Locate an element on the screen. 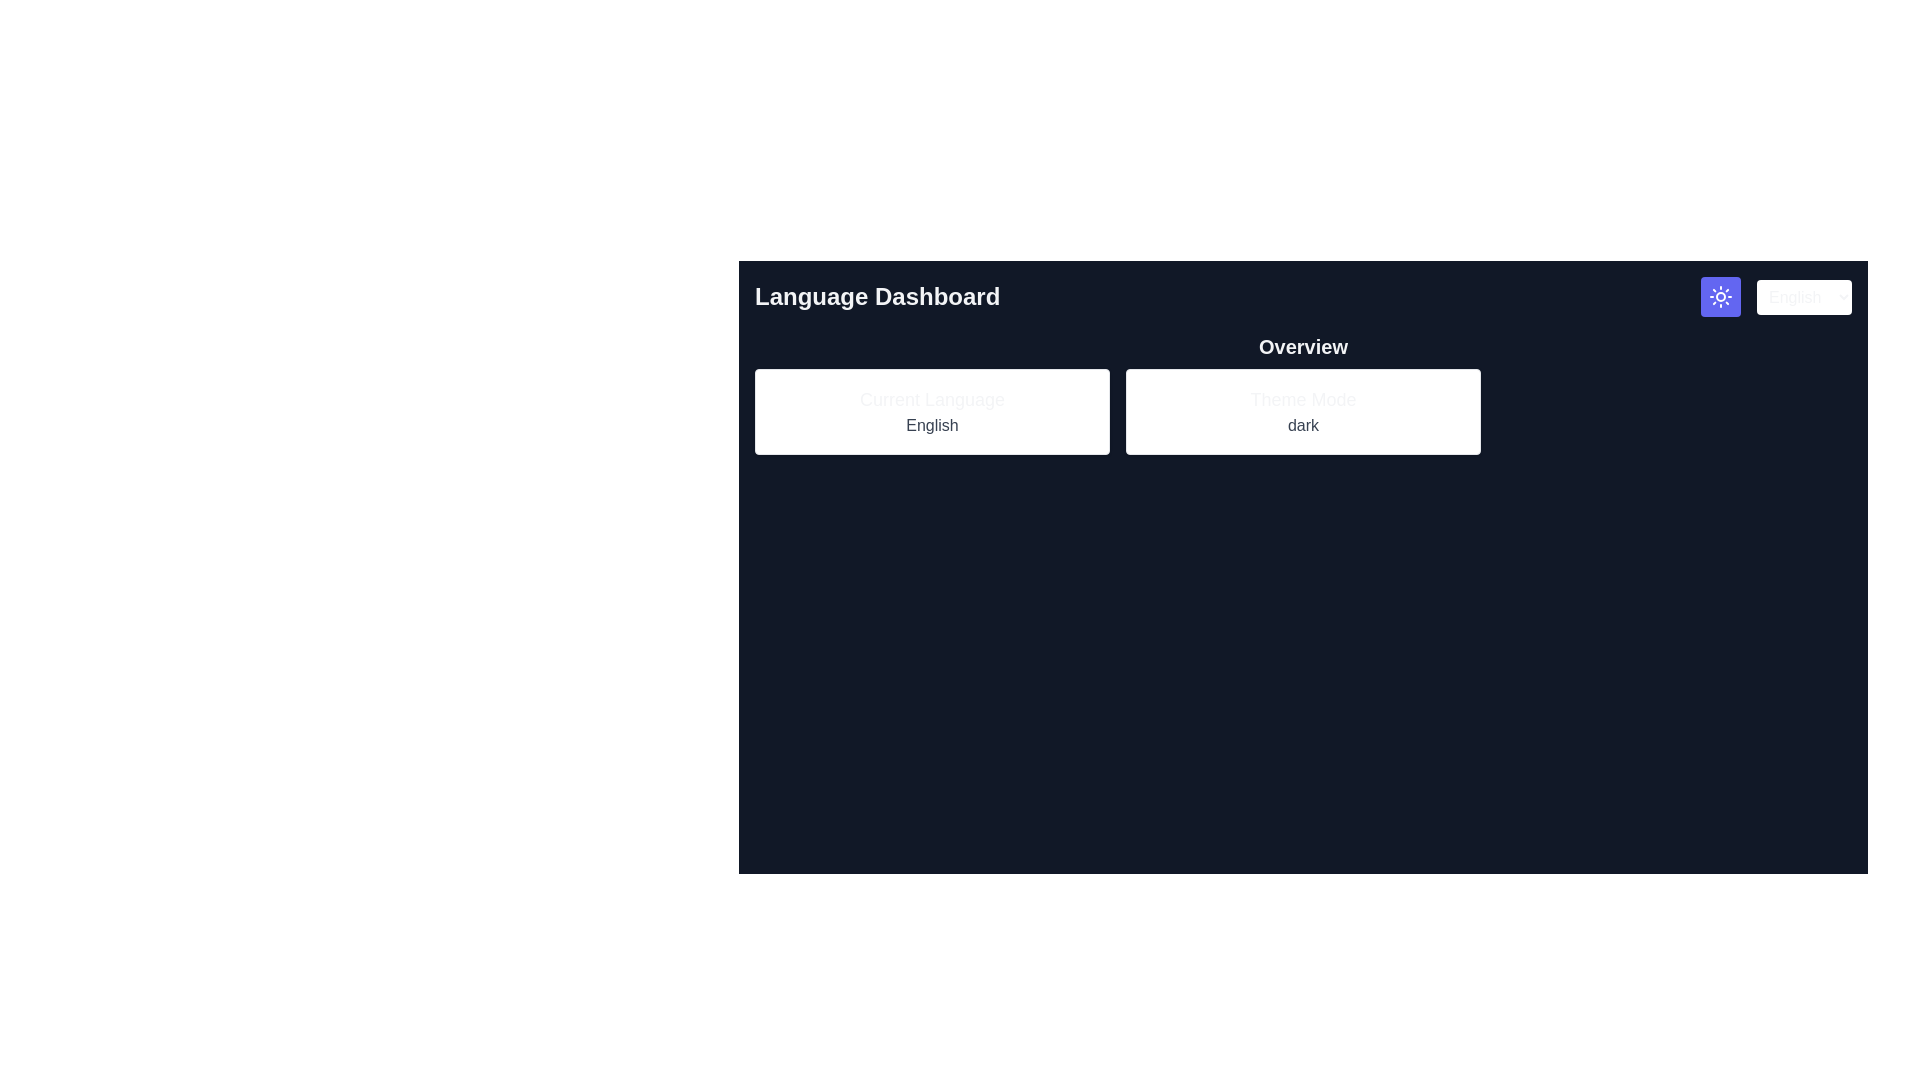 This screenshot has width=1920, height=1080. the prominent bold white text displaying 'Language Dashboard' located near the top left corner of the interface to trigger additional functionality is located at coordinates (877, 297).